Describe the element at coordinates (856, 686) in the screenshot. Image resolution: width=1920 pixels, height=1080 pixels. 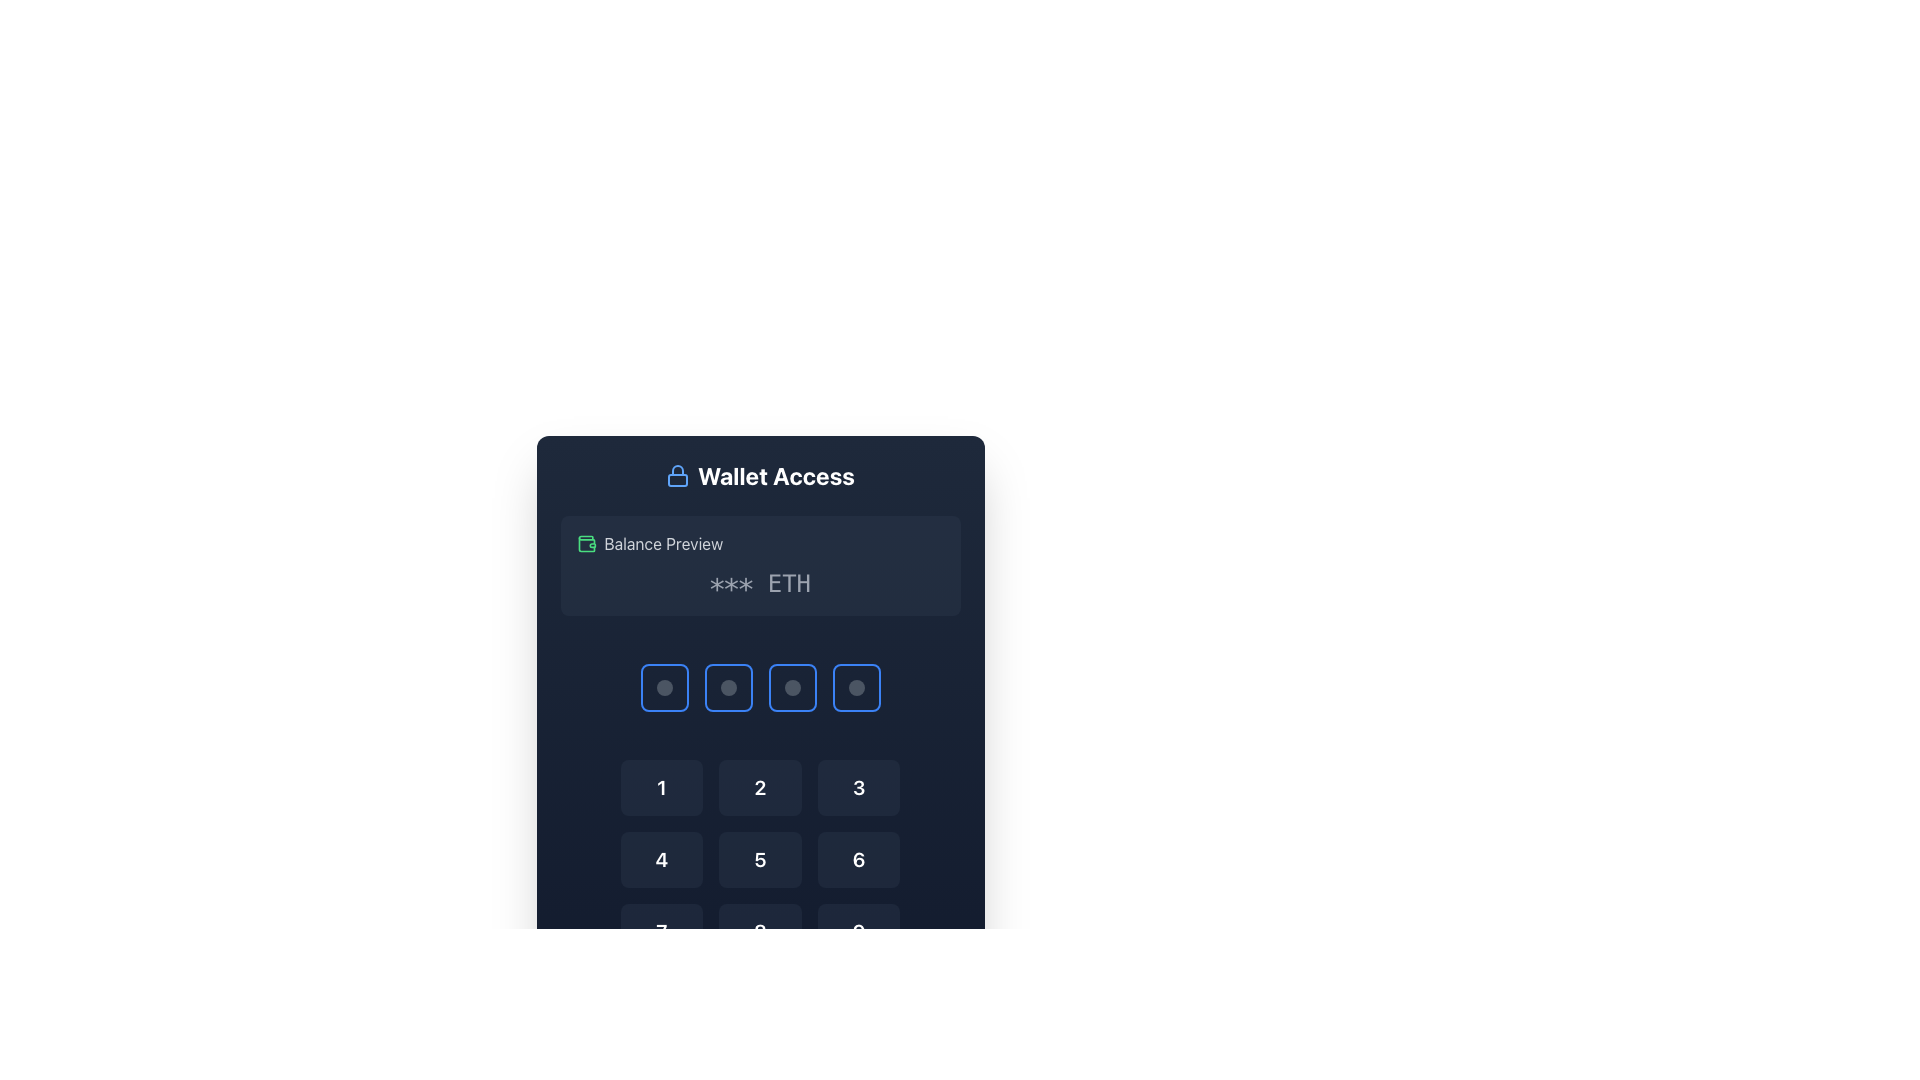
I see `the small gray circular indicator located in the bottom-right area of the interface, specifically the fourth element in a horizontal row of similar circular elements` at that location.